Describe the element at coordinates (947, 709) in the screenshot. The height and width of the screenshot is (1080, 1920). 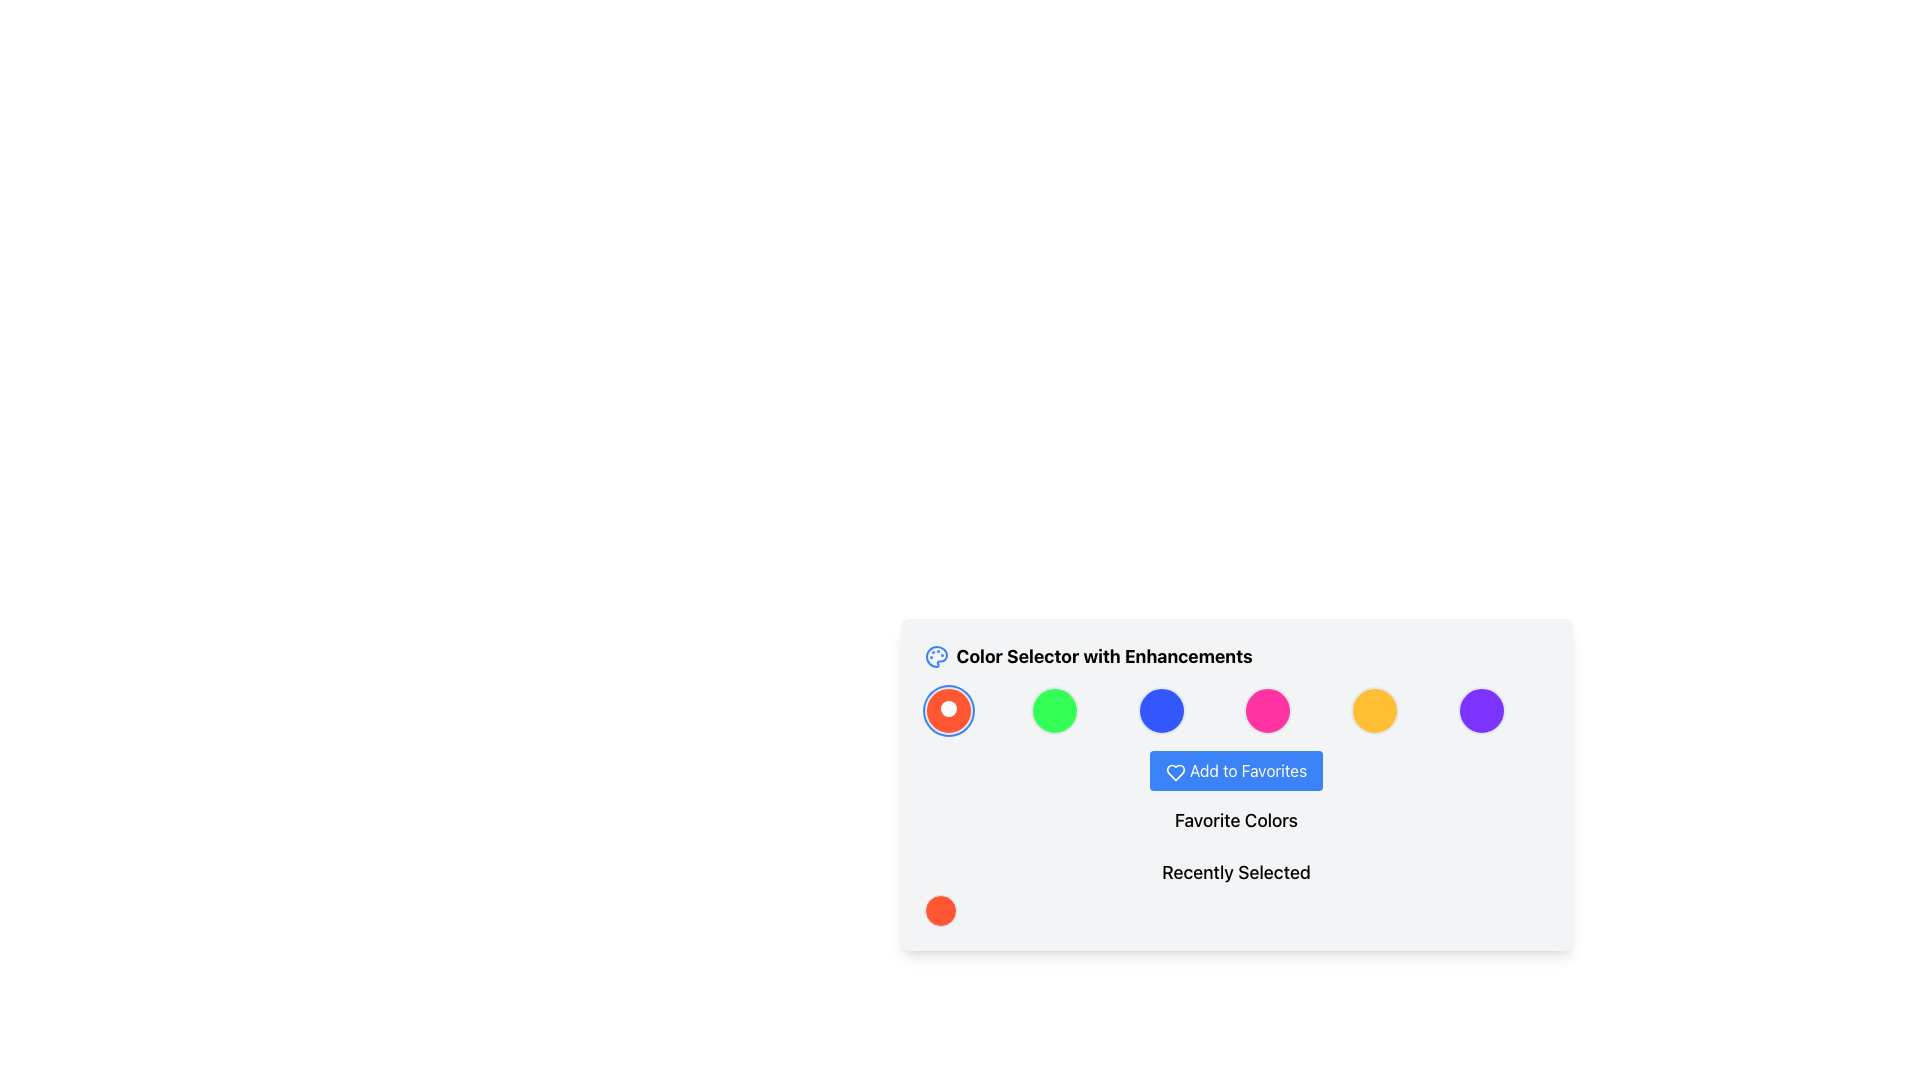
I see `the first selectable button or icon in the sequence of six circular icons` at that location.